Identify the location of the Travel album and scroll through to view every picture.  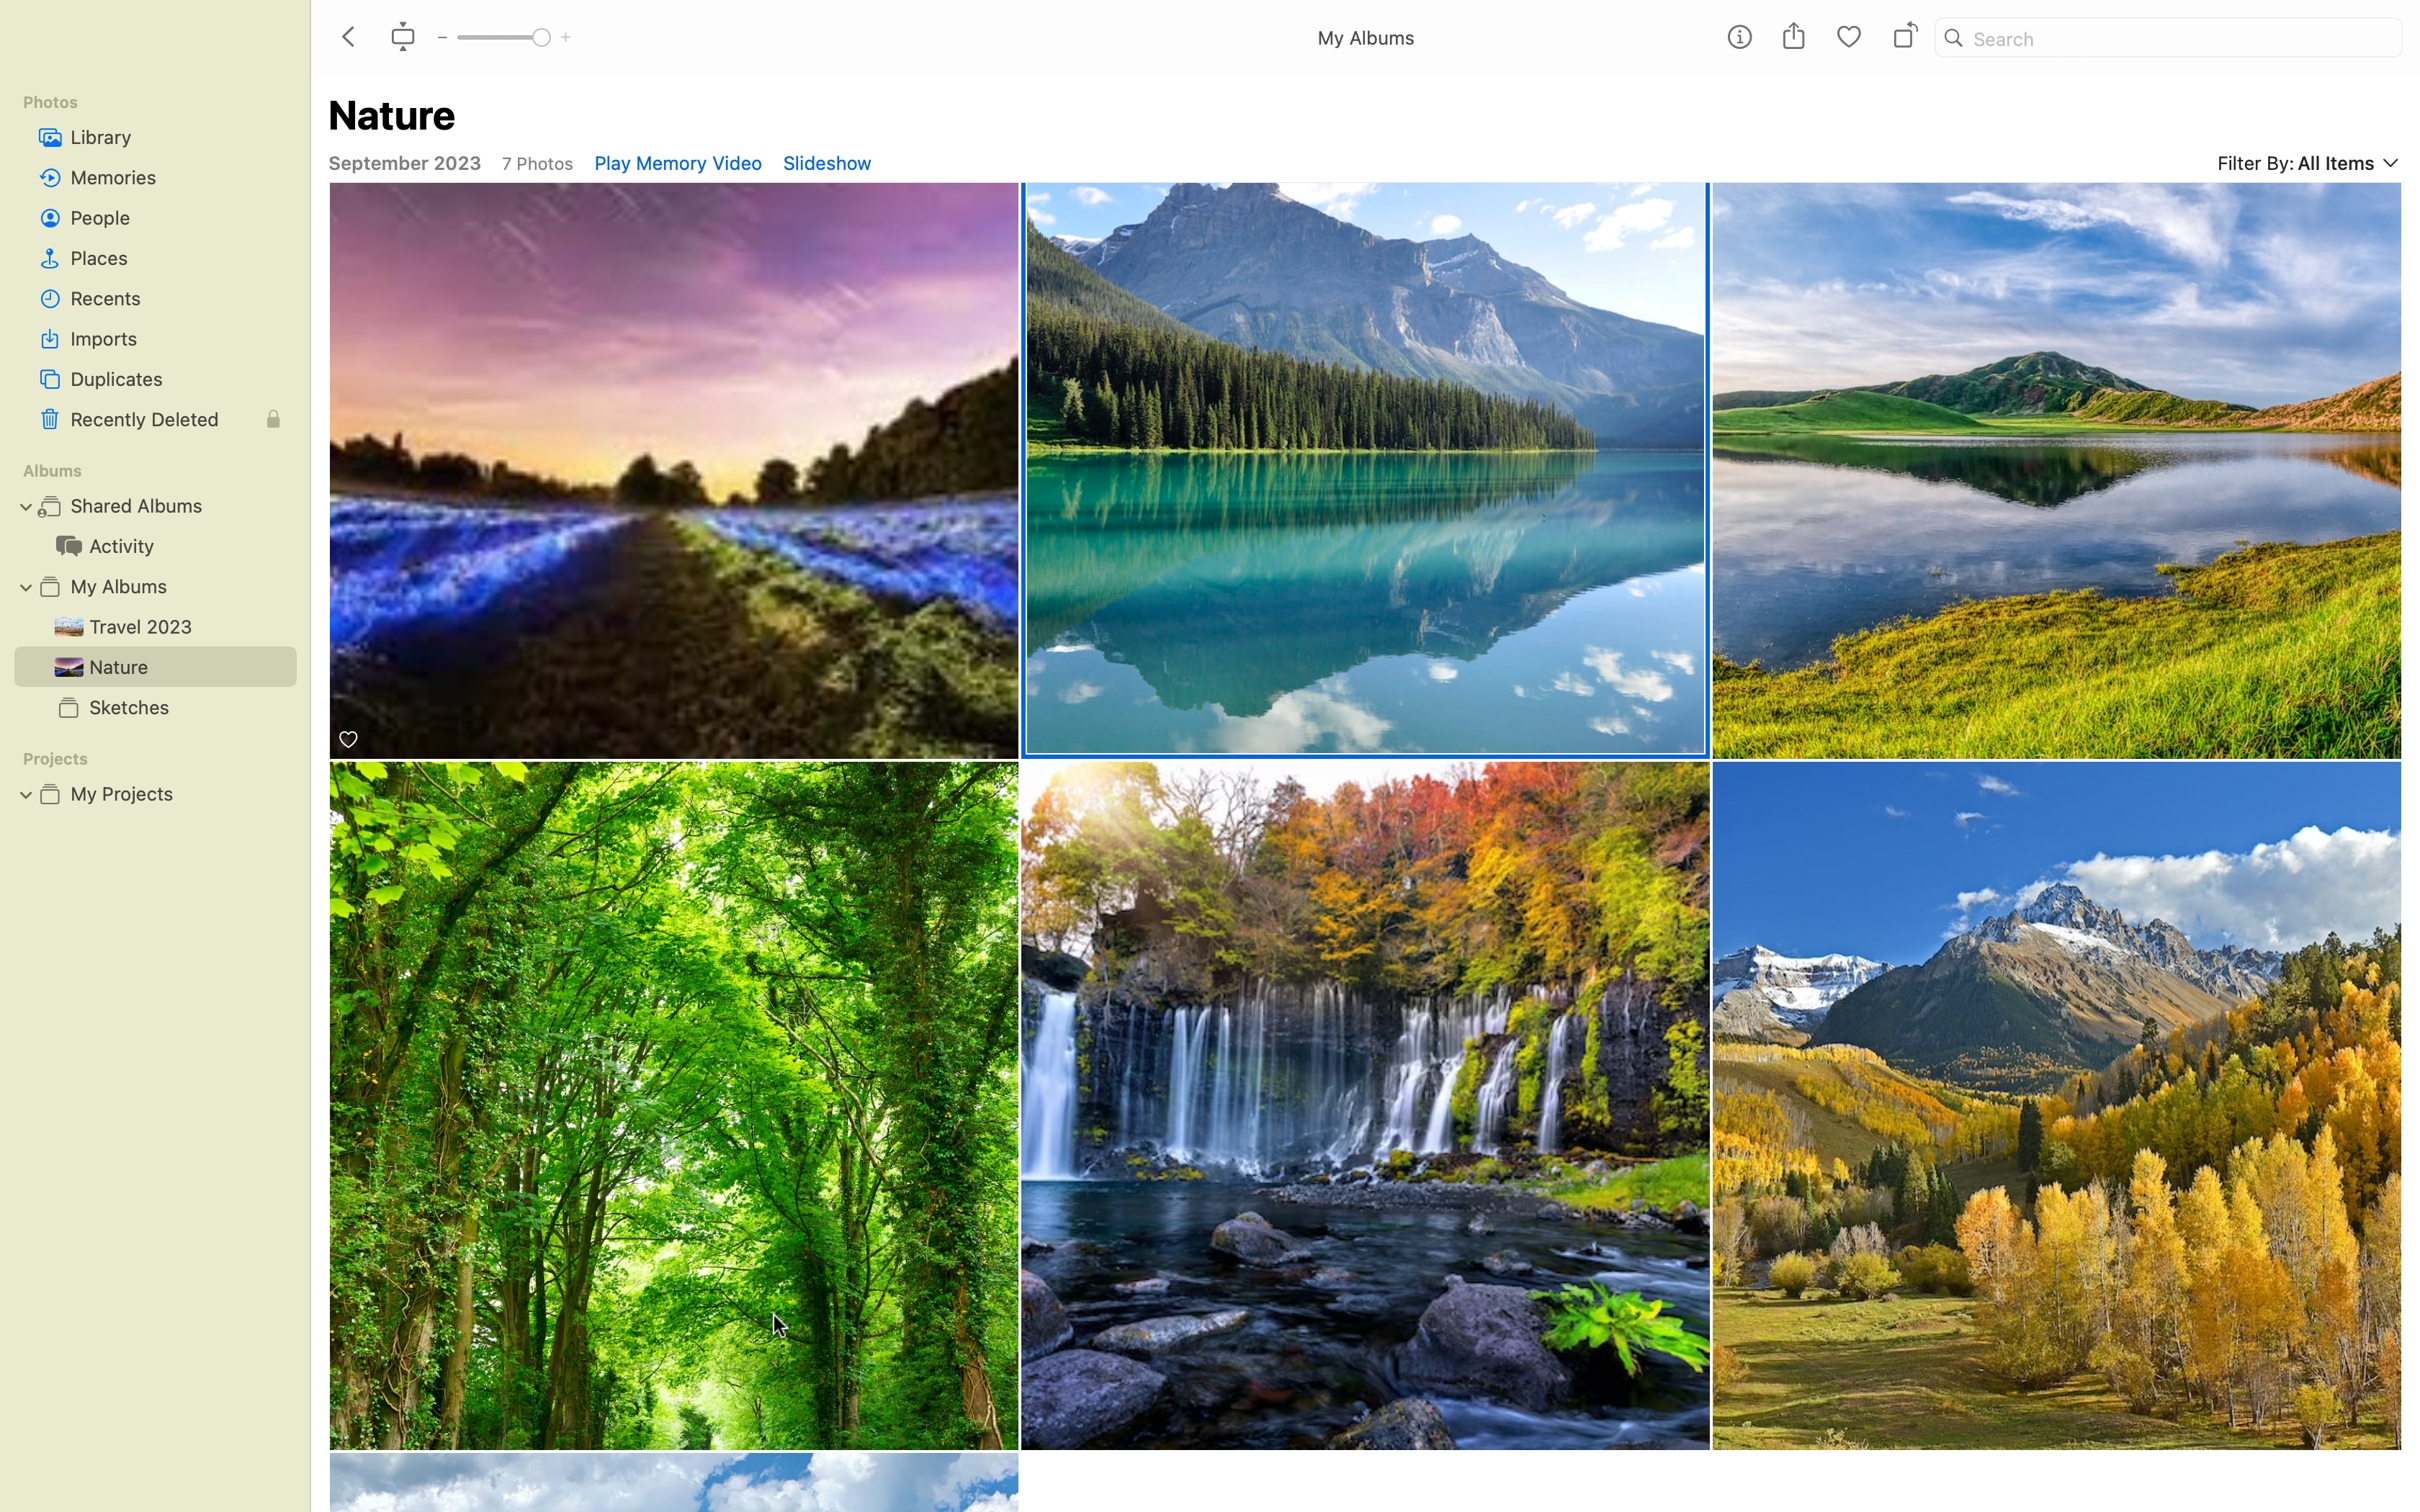
(151, 624).